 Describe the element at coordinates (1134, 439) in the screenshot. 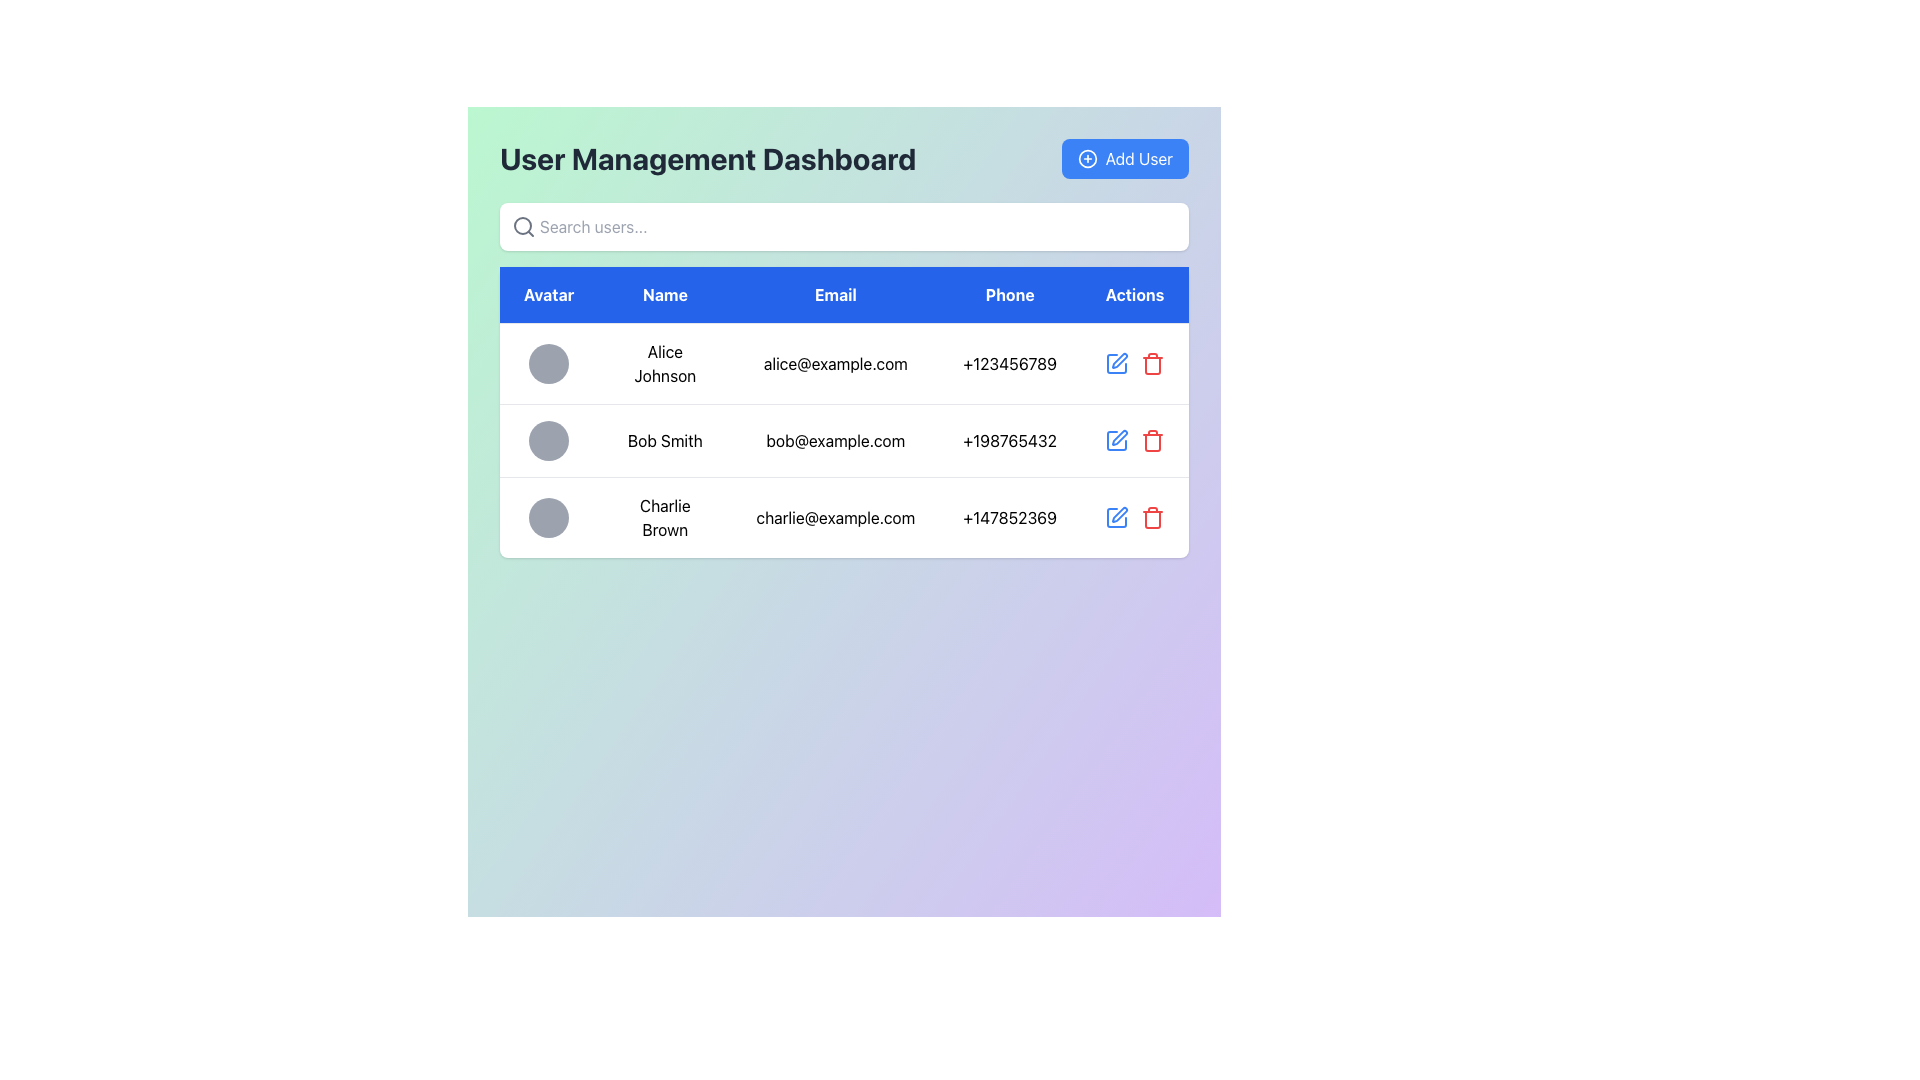

I see `the action bar icons in the 'Actions' column of the second row in the data table` at that location.